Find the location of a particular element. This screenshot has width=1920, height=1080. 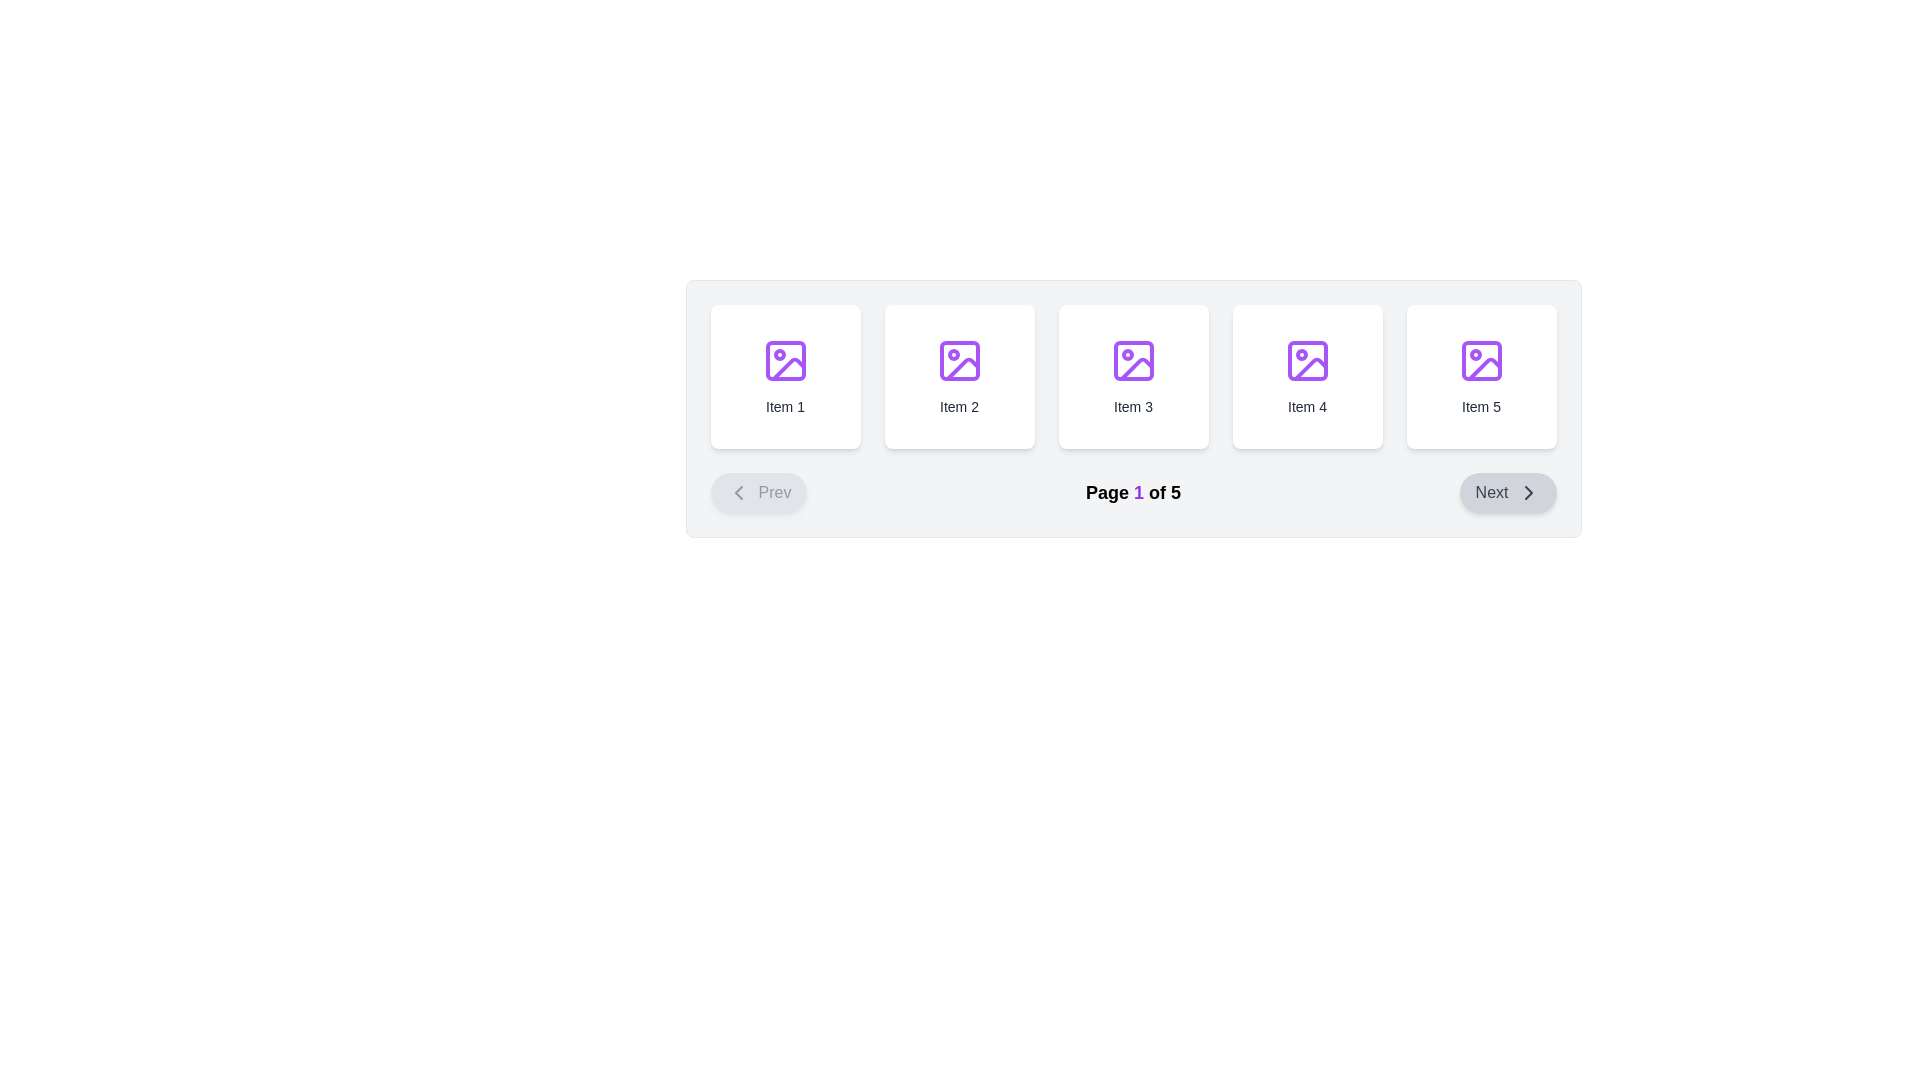

the Text label within the navigation button that allows the user to move to the previous set of items in the carousel, located at the bottom-left corner of the content carousel is located at coordinates (773, 493).